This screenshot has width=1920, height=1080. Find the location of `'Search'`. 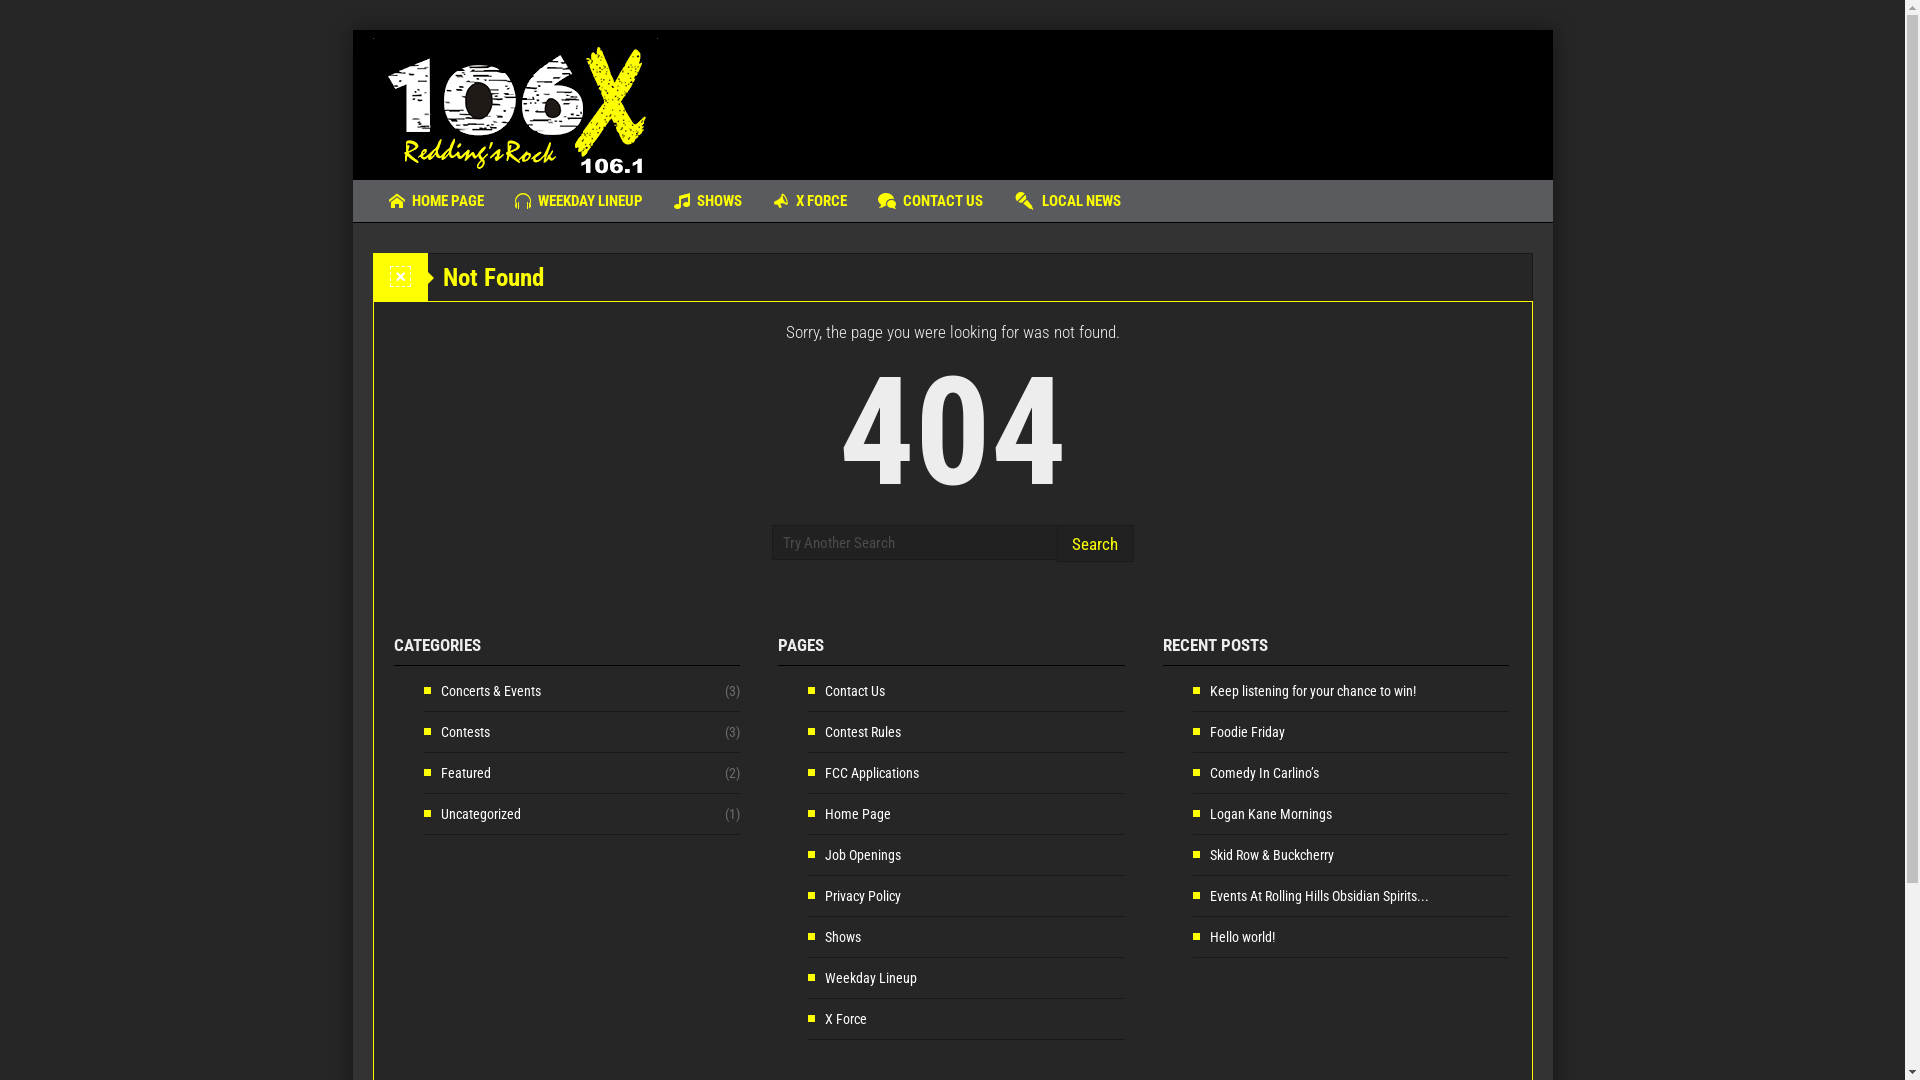

'Search' is located at coordinates (1093, 543).